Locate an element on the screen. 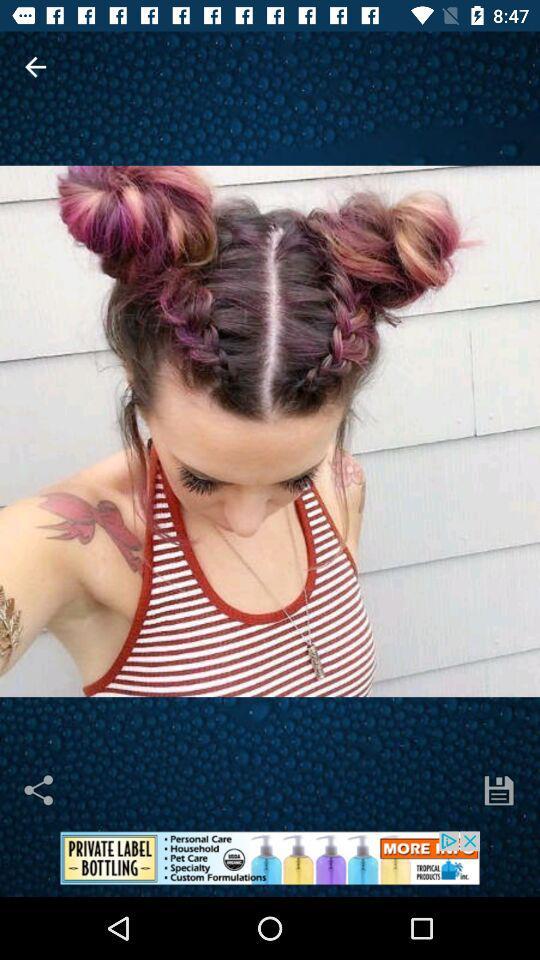 The image size is (540, 960). enlarges image is located at coordinates (270, 431).